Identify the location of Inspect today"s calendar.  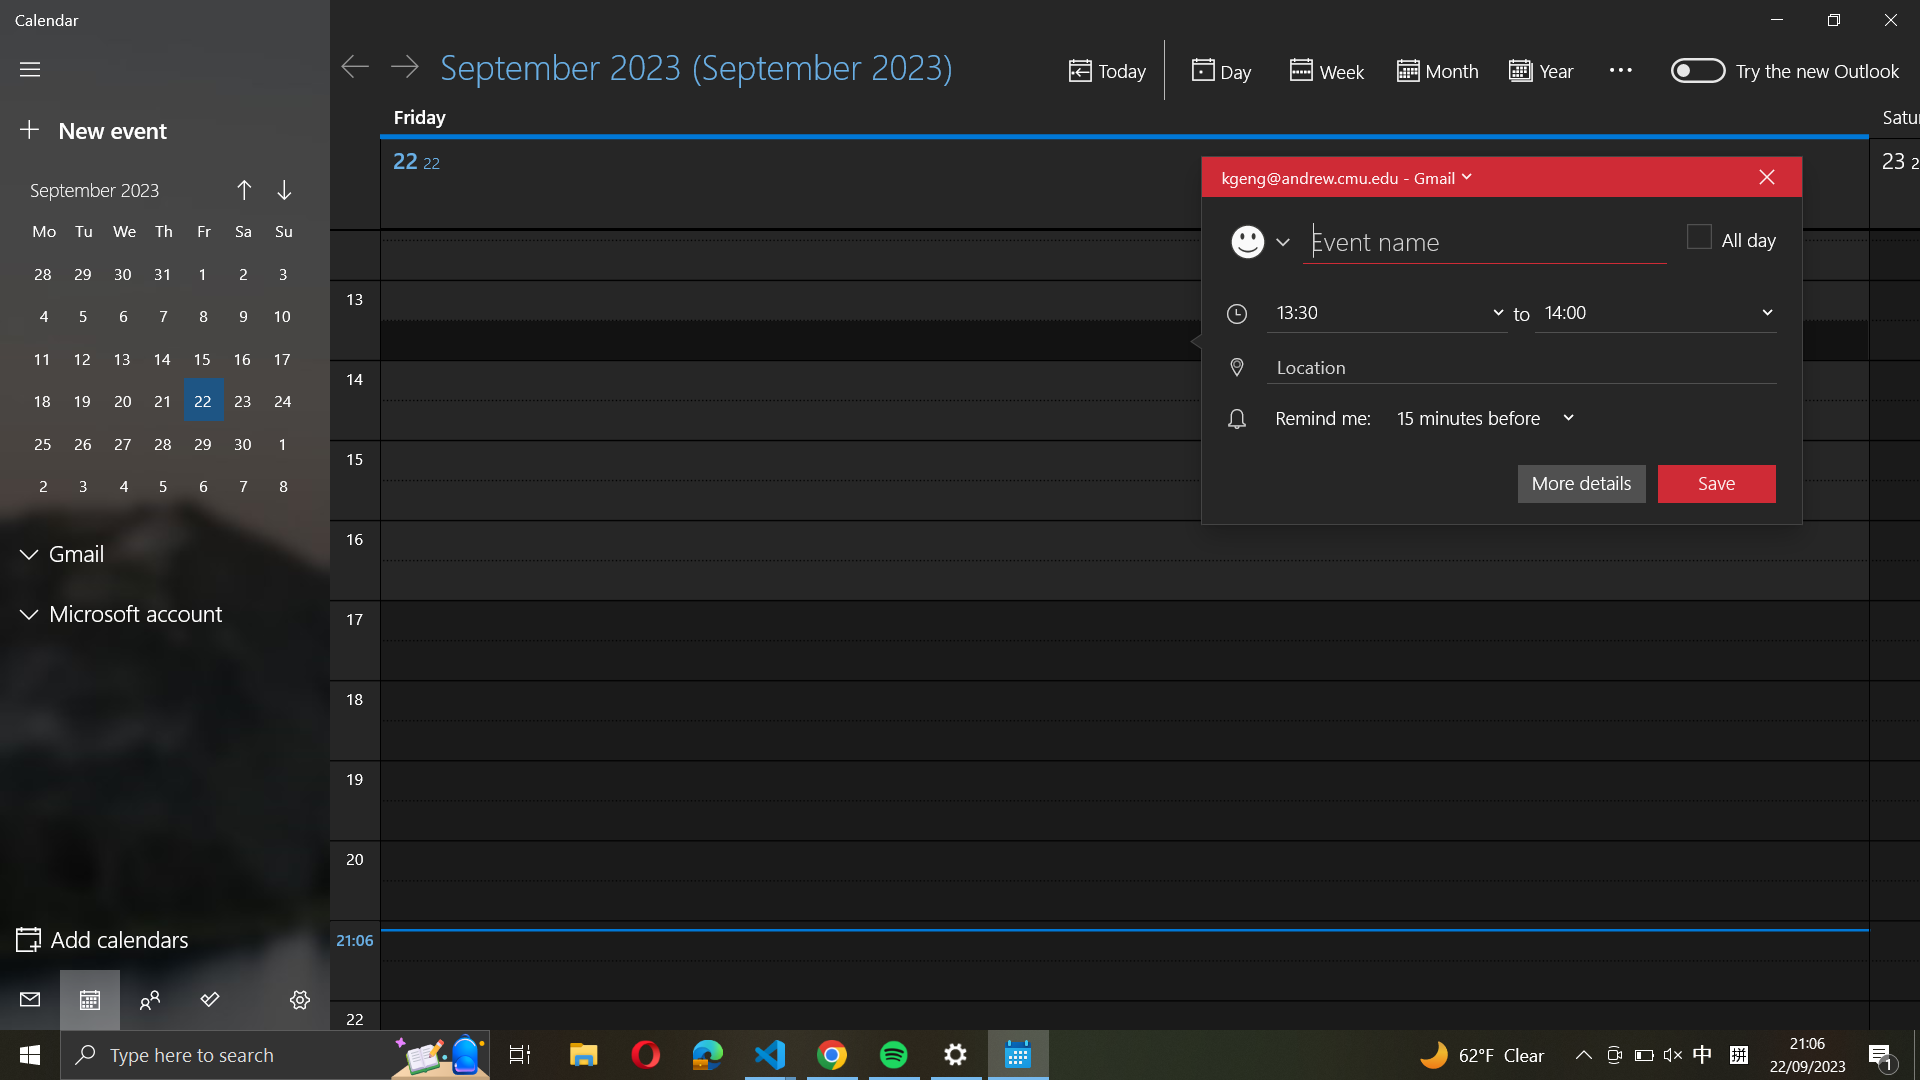
(1220, 69).